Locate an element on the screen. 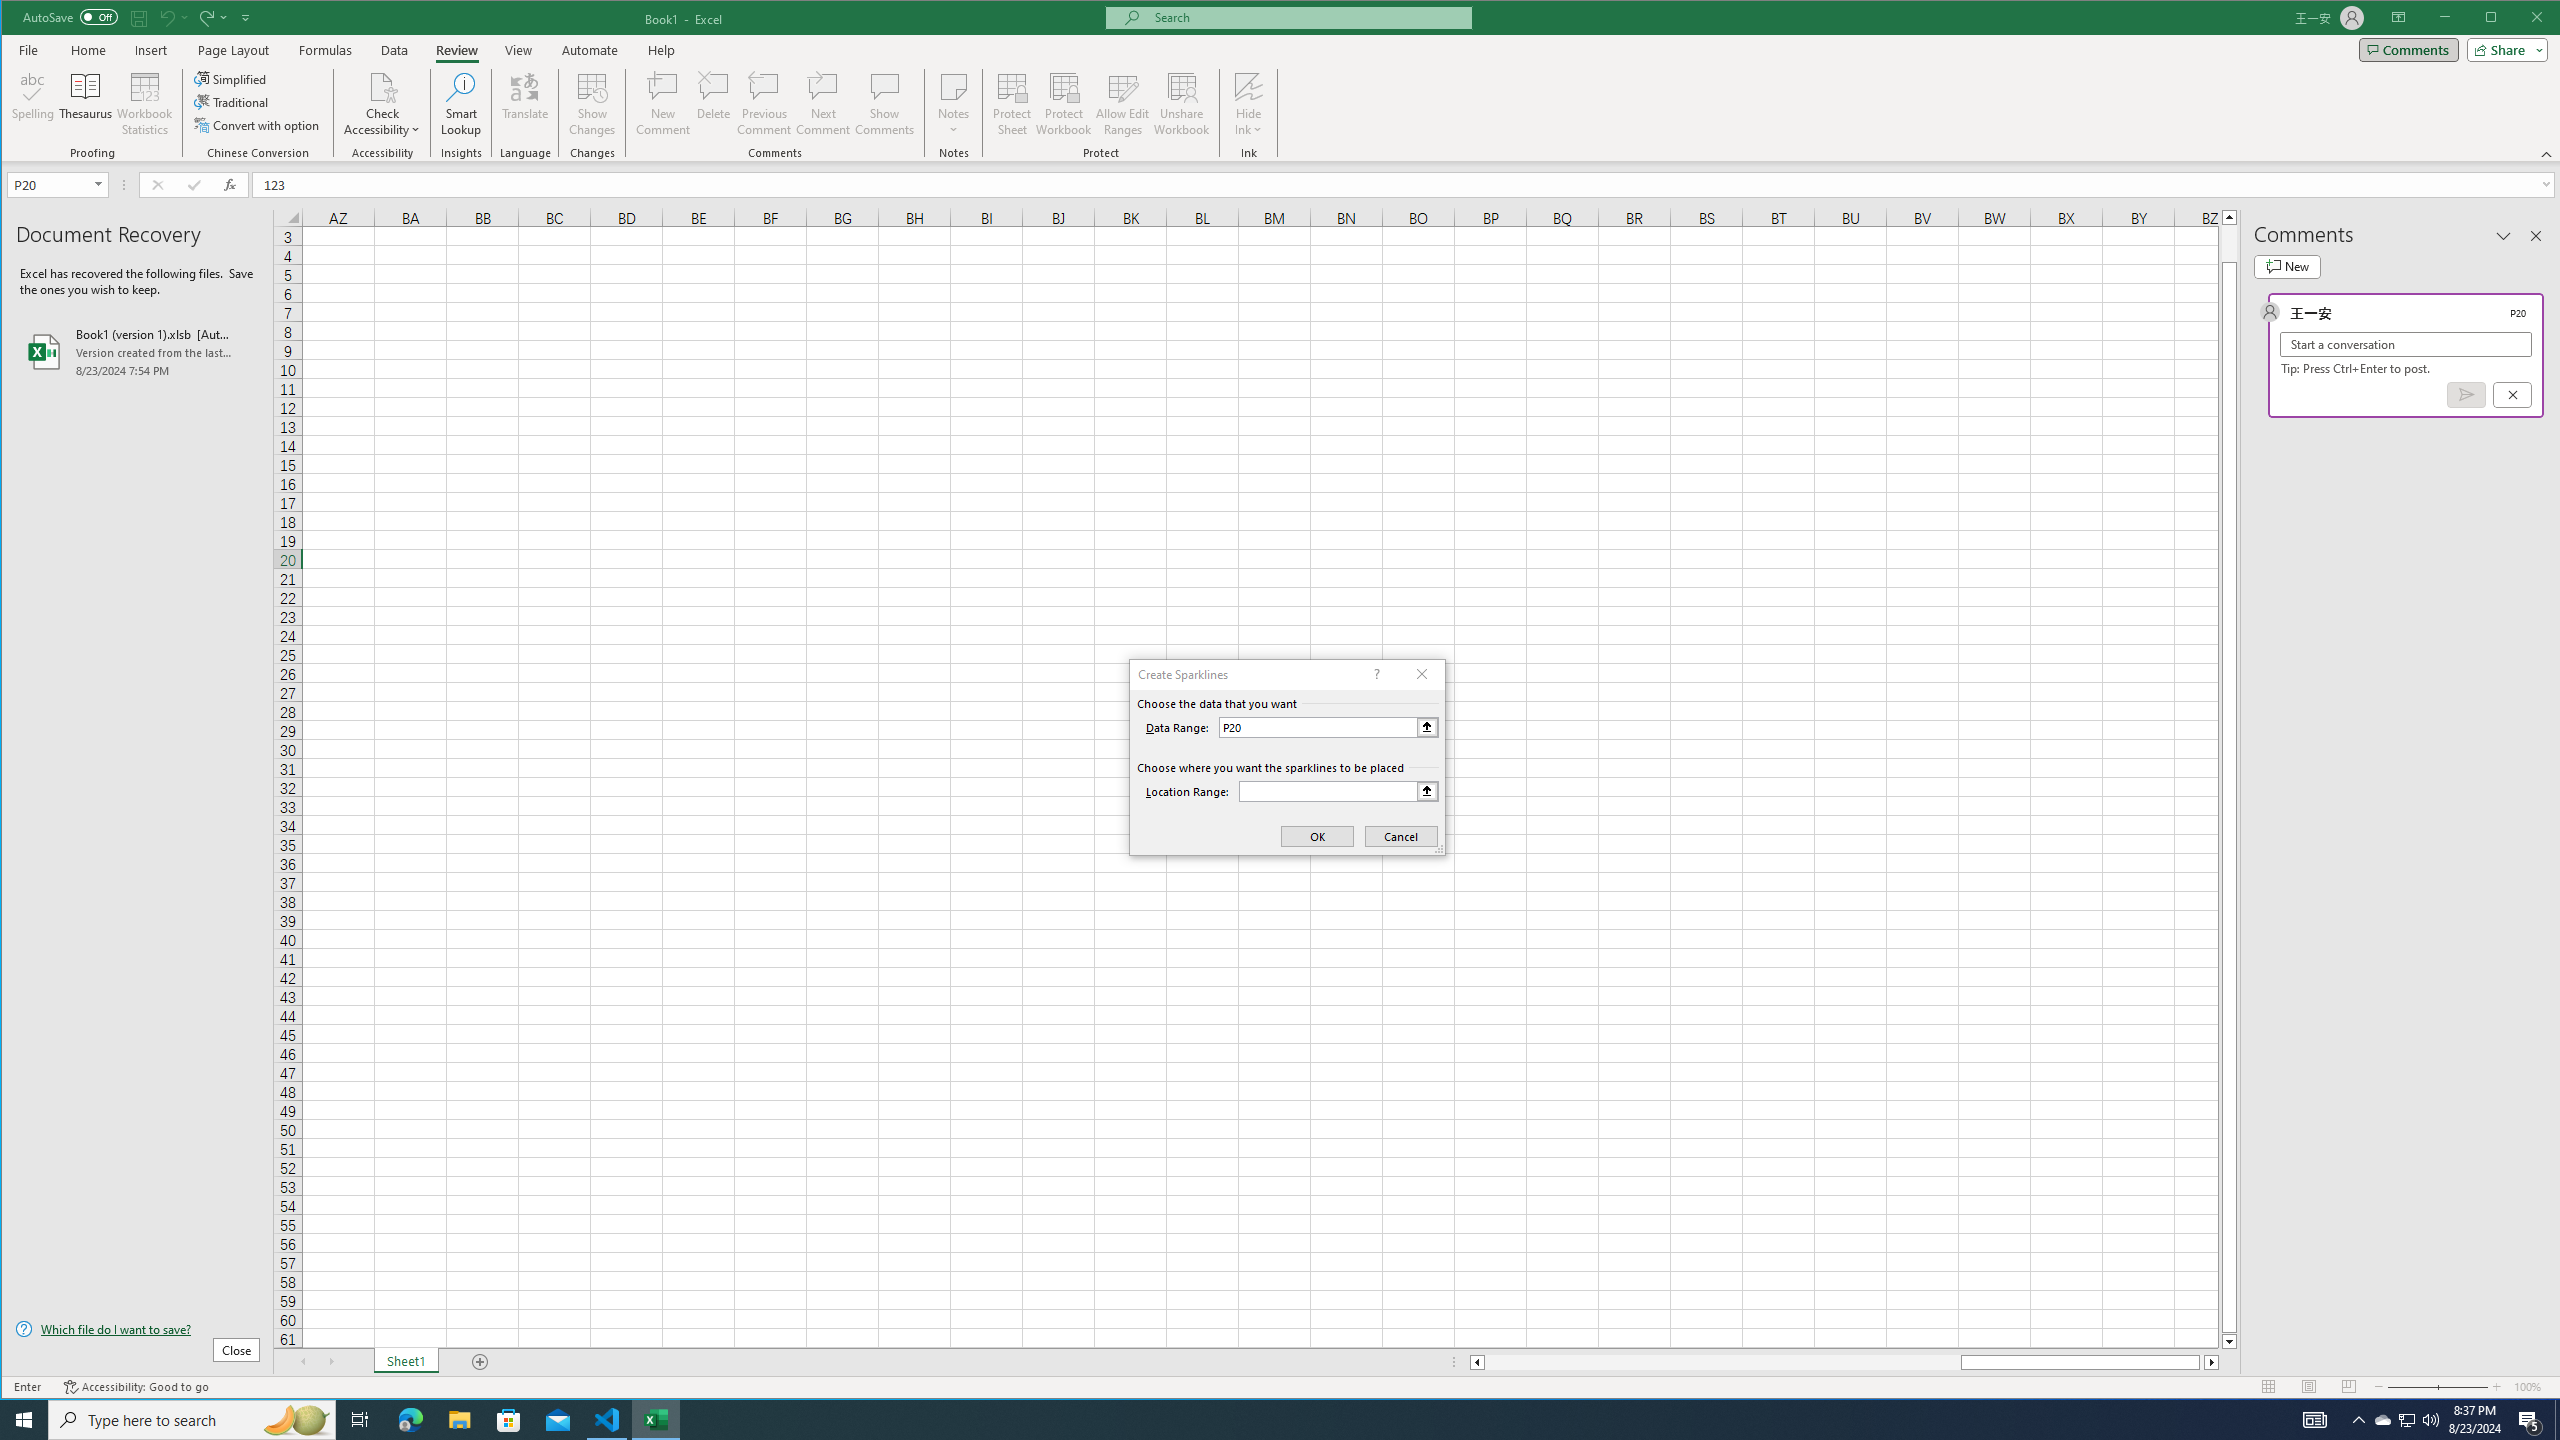 This screenshot has width=2560, height=1440. 'Customize Quick Access Toolbar' is located at coordinates (246, 16).